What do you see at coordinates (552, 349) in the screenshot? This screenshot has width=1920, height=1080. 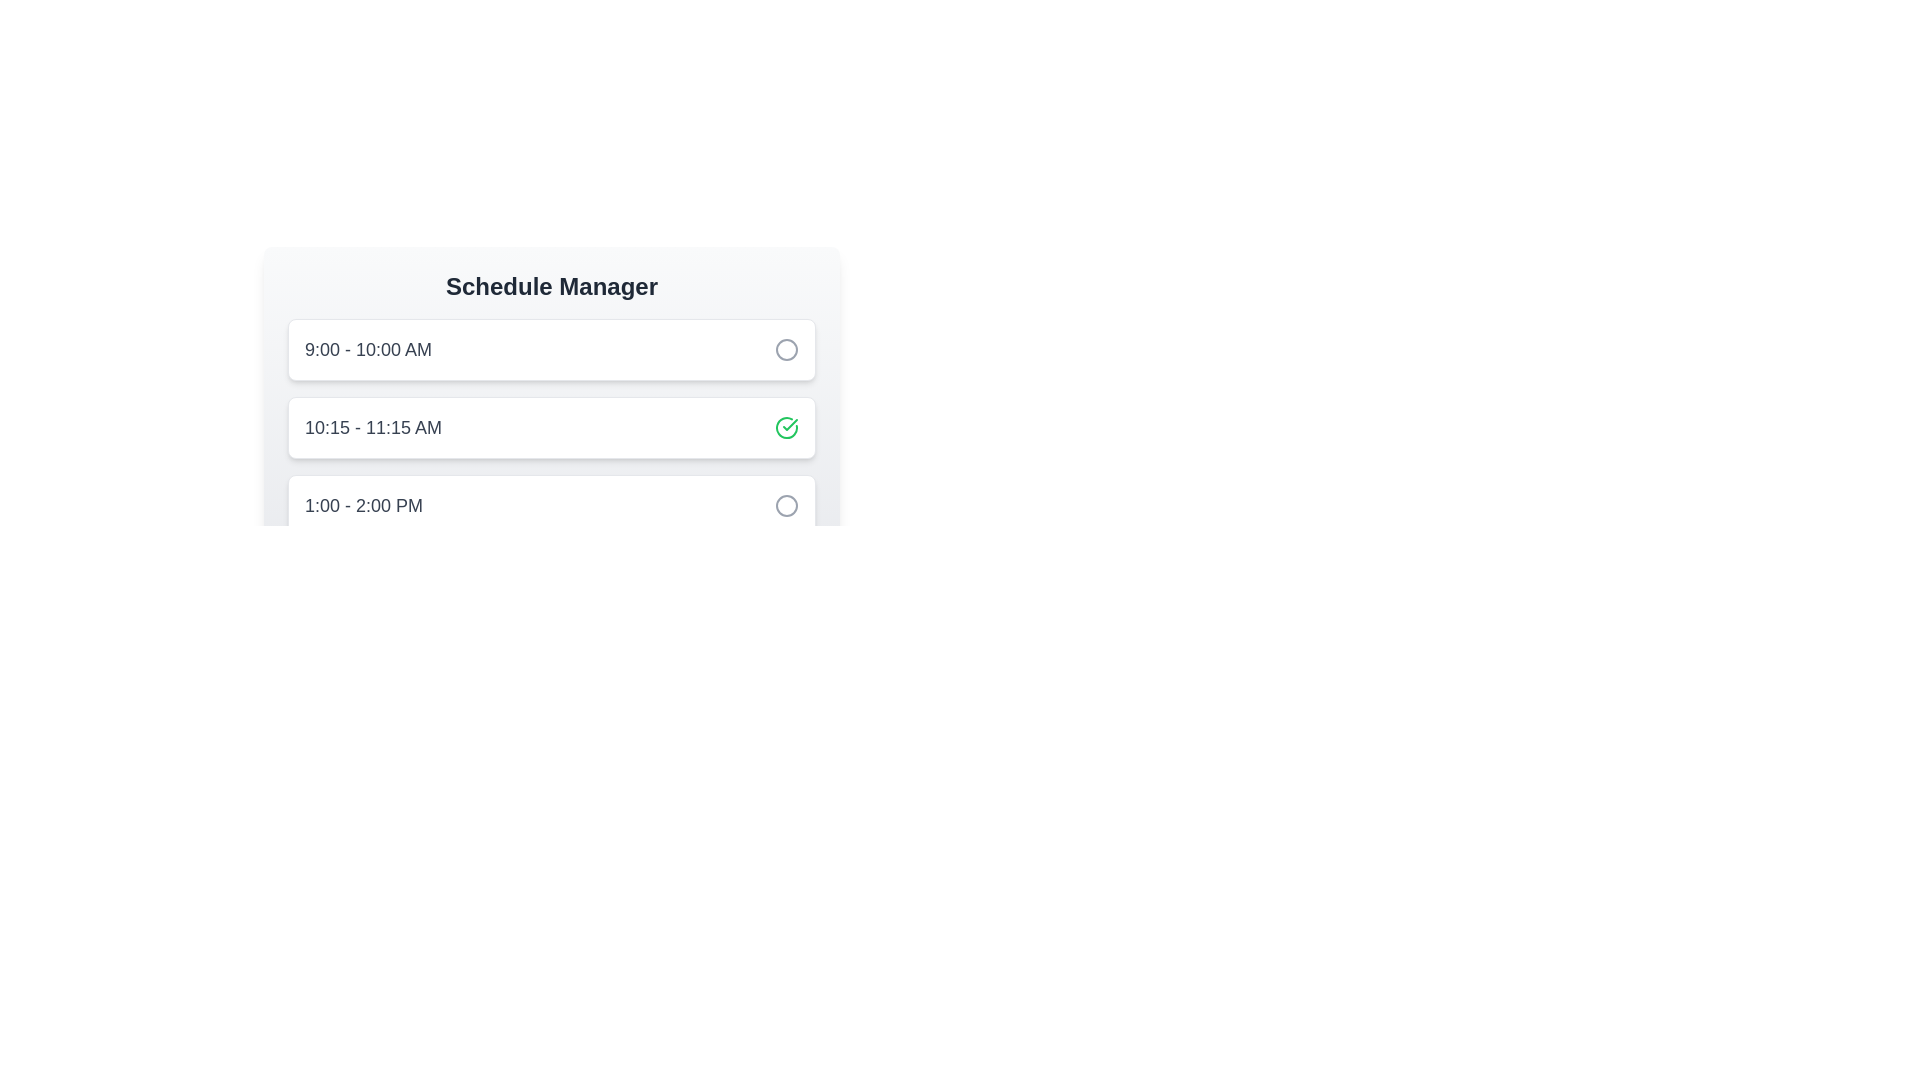 I see `the timeslot corresponding to 1` at bounding box center [552, 349].